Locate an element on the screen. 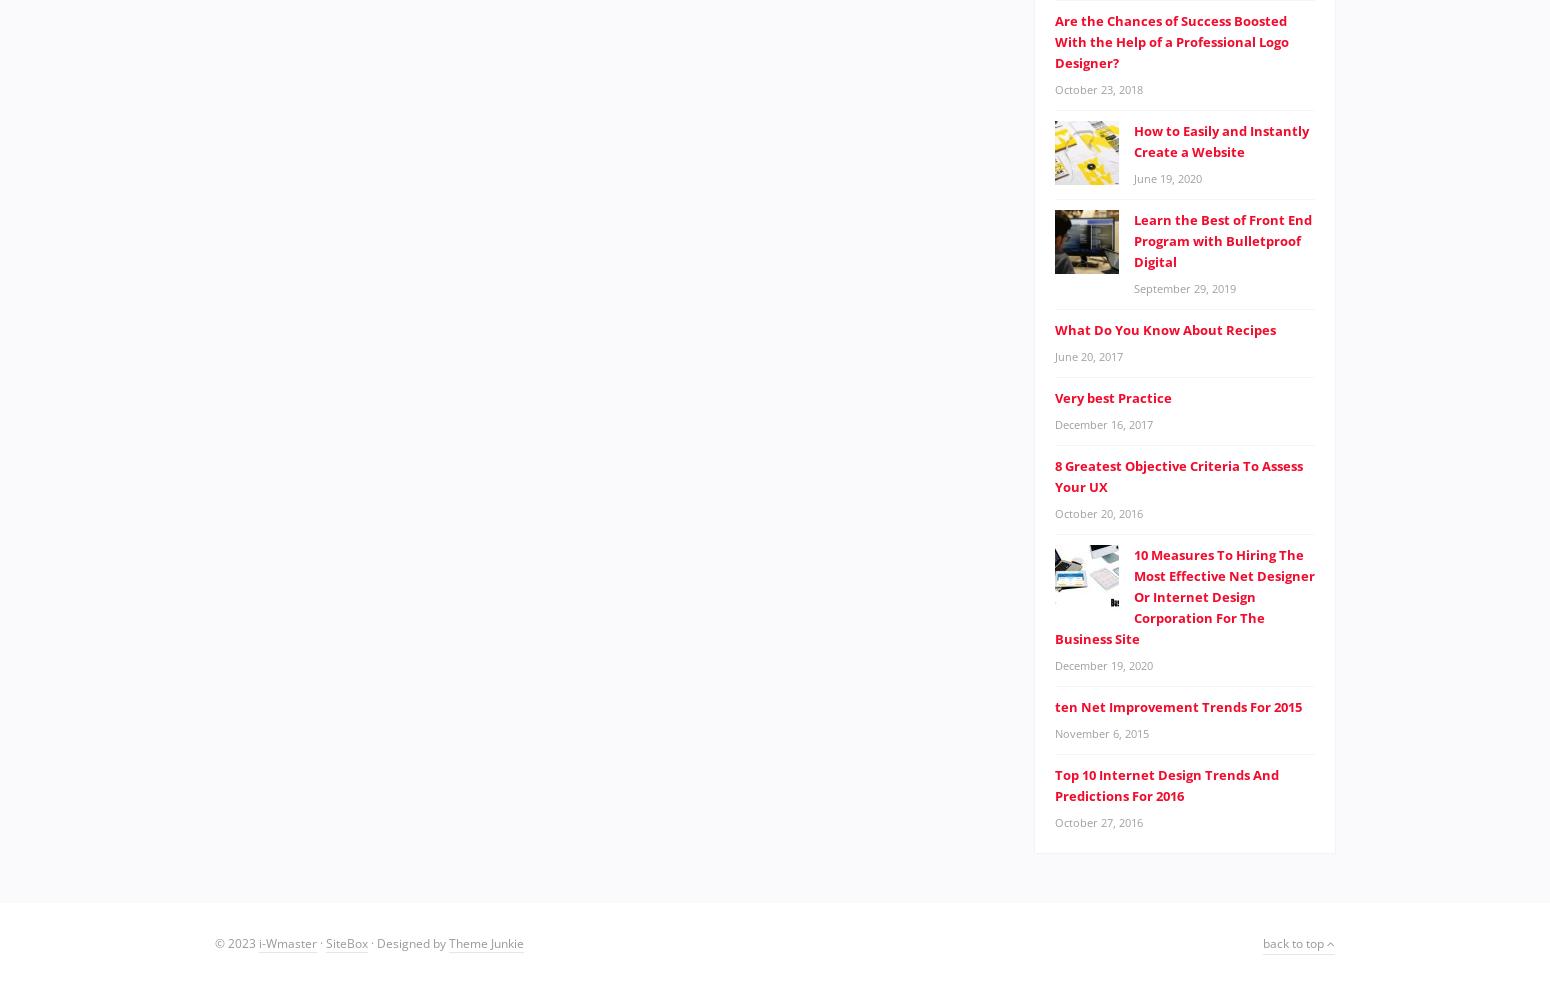 This screenshot has width=1550, height=983. 'What Do You Know About Recipes' is located at coordinates (1165, 328).